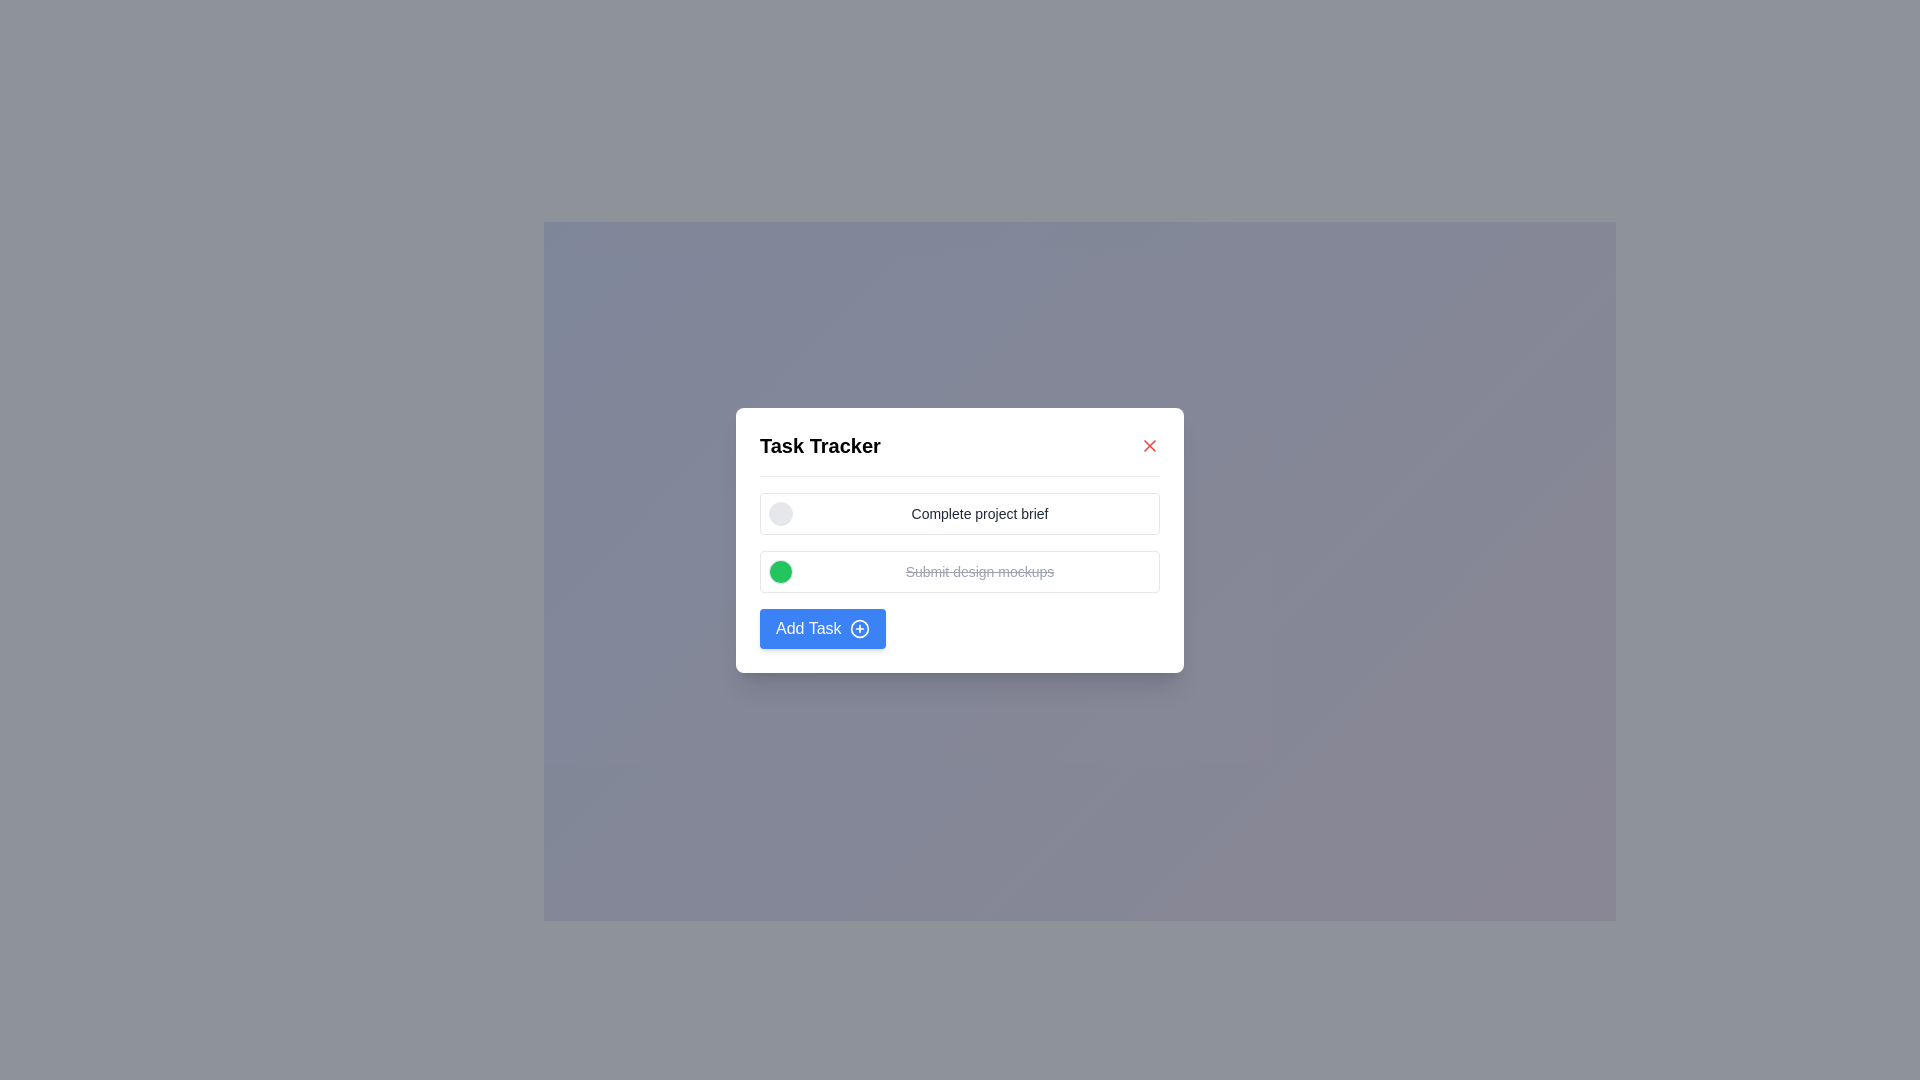 The image size is (1920, 1080). I want to click on the circular plus symbol icon that is part of the 'Add Task' button, which is centrally located within a rectangular blue background, so click(859, 627).